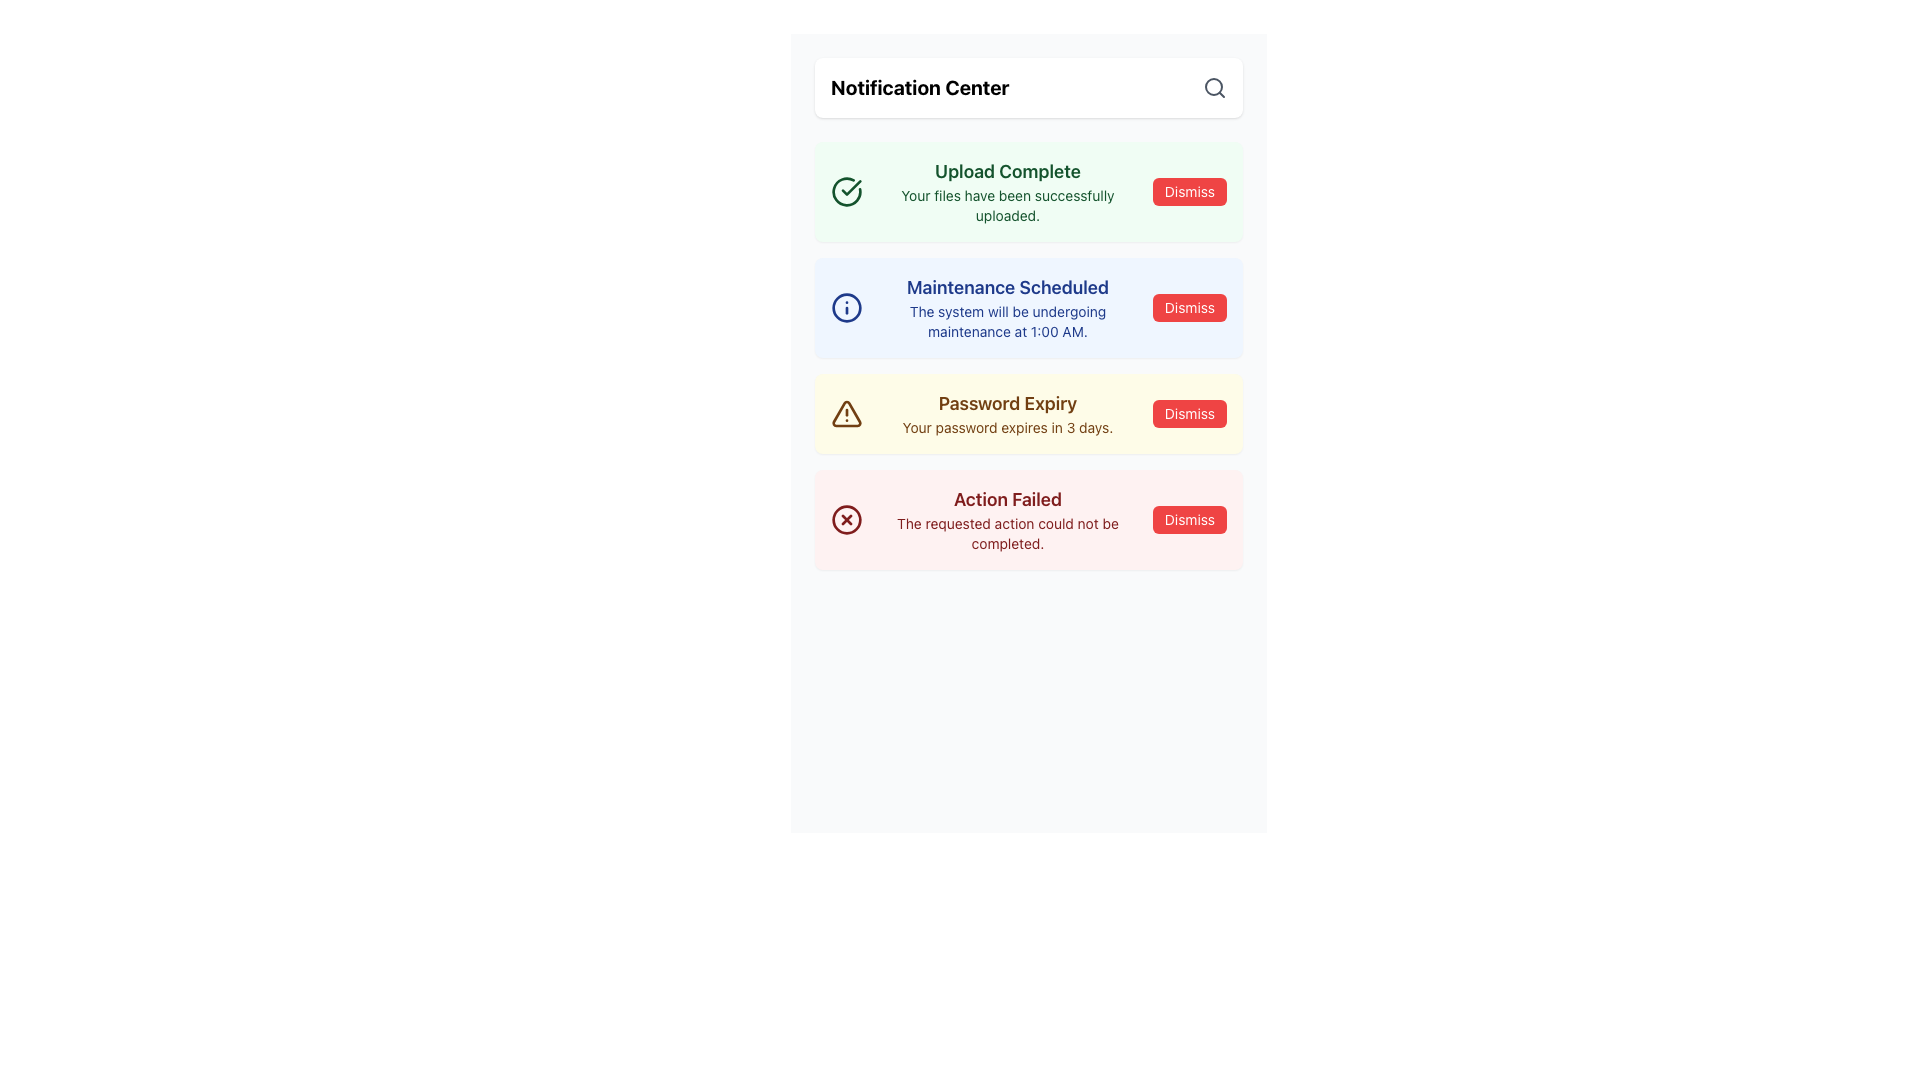 The height and width of the screenshot is (1080, 1920). What do you see at coordinates (1028, 519) in the screenshot?
I see `title and message from the notification card with a red background and bold red text, labeled 'Action Failed', which is the fourth and last notification card in the stack` at bounding box center [1028, 519].